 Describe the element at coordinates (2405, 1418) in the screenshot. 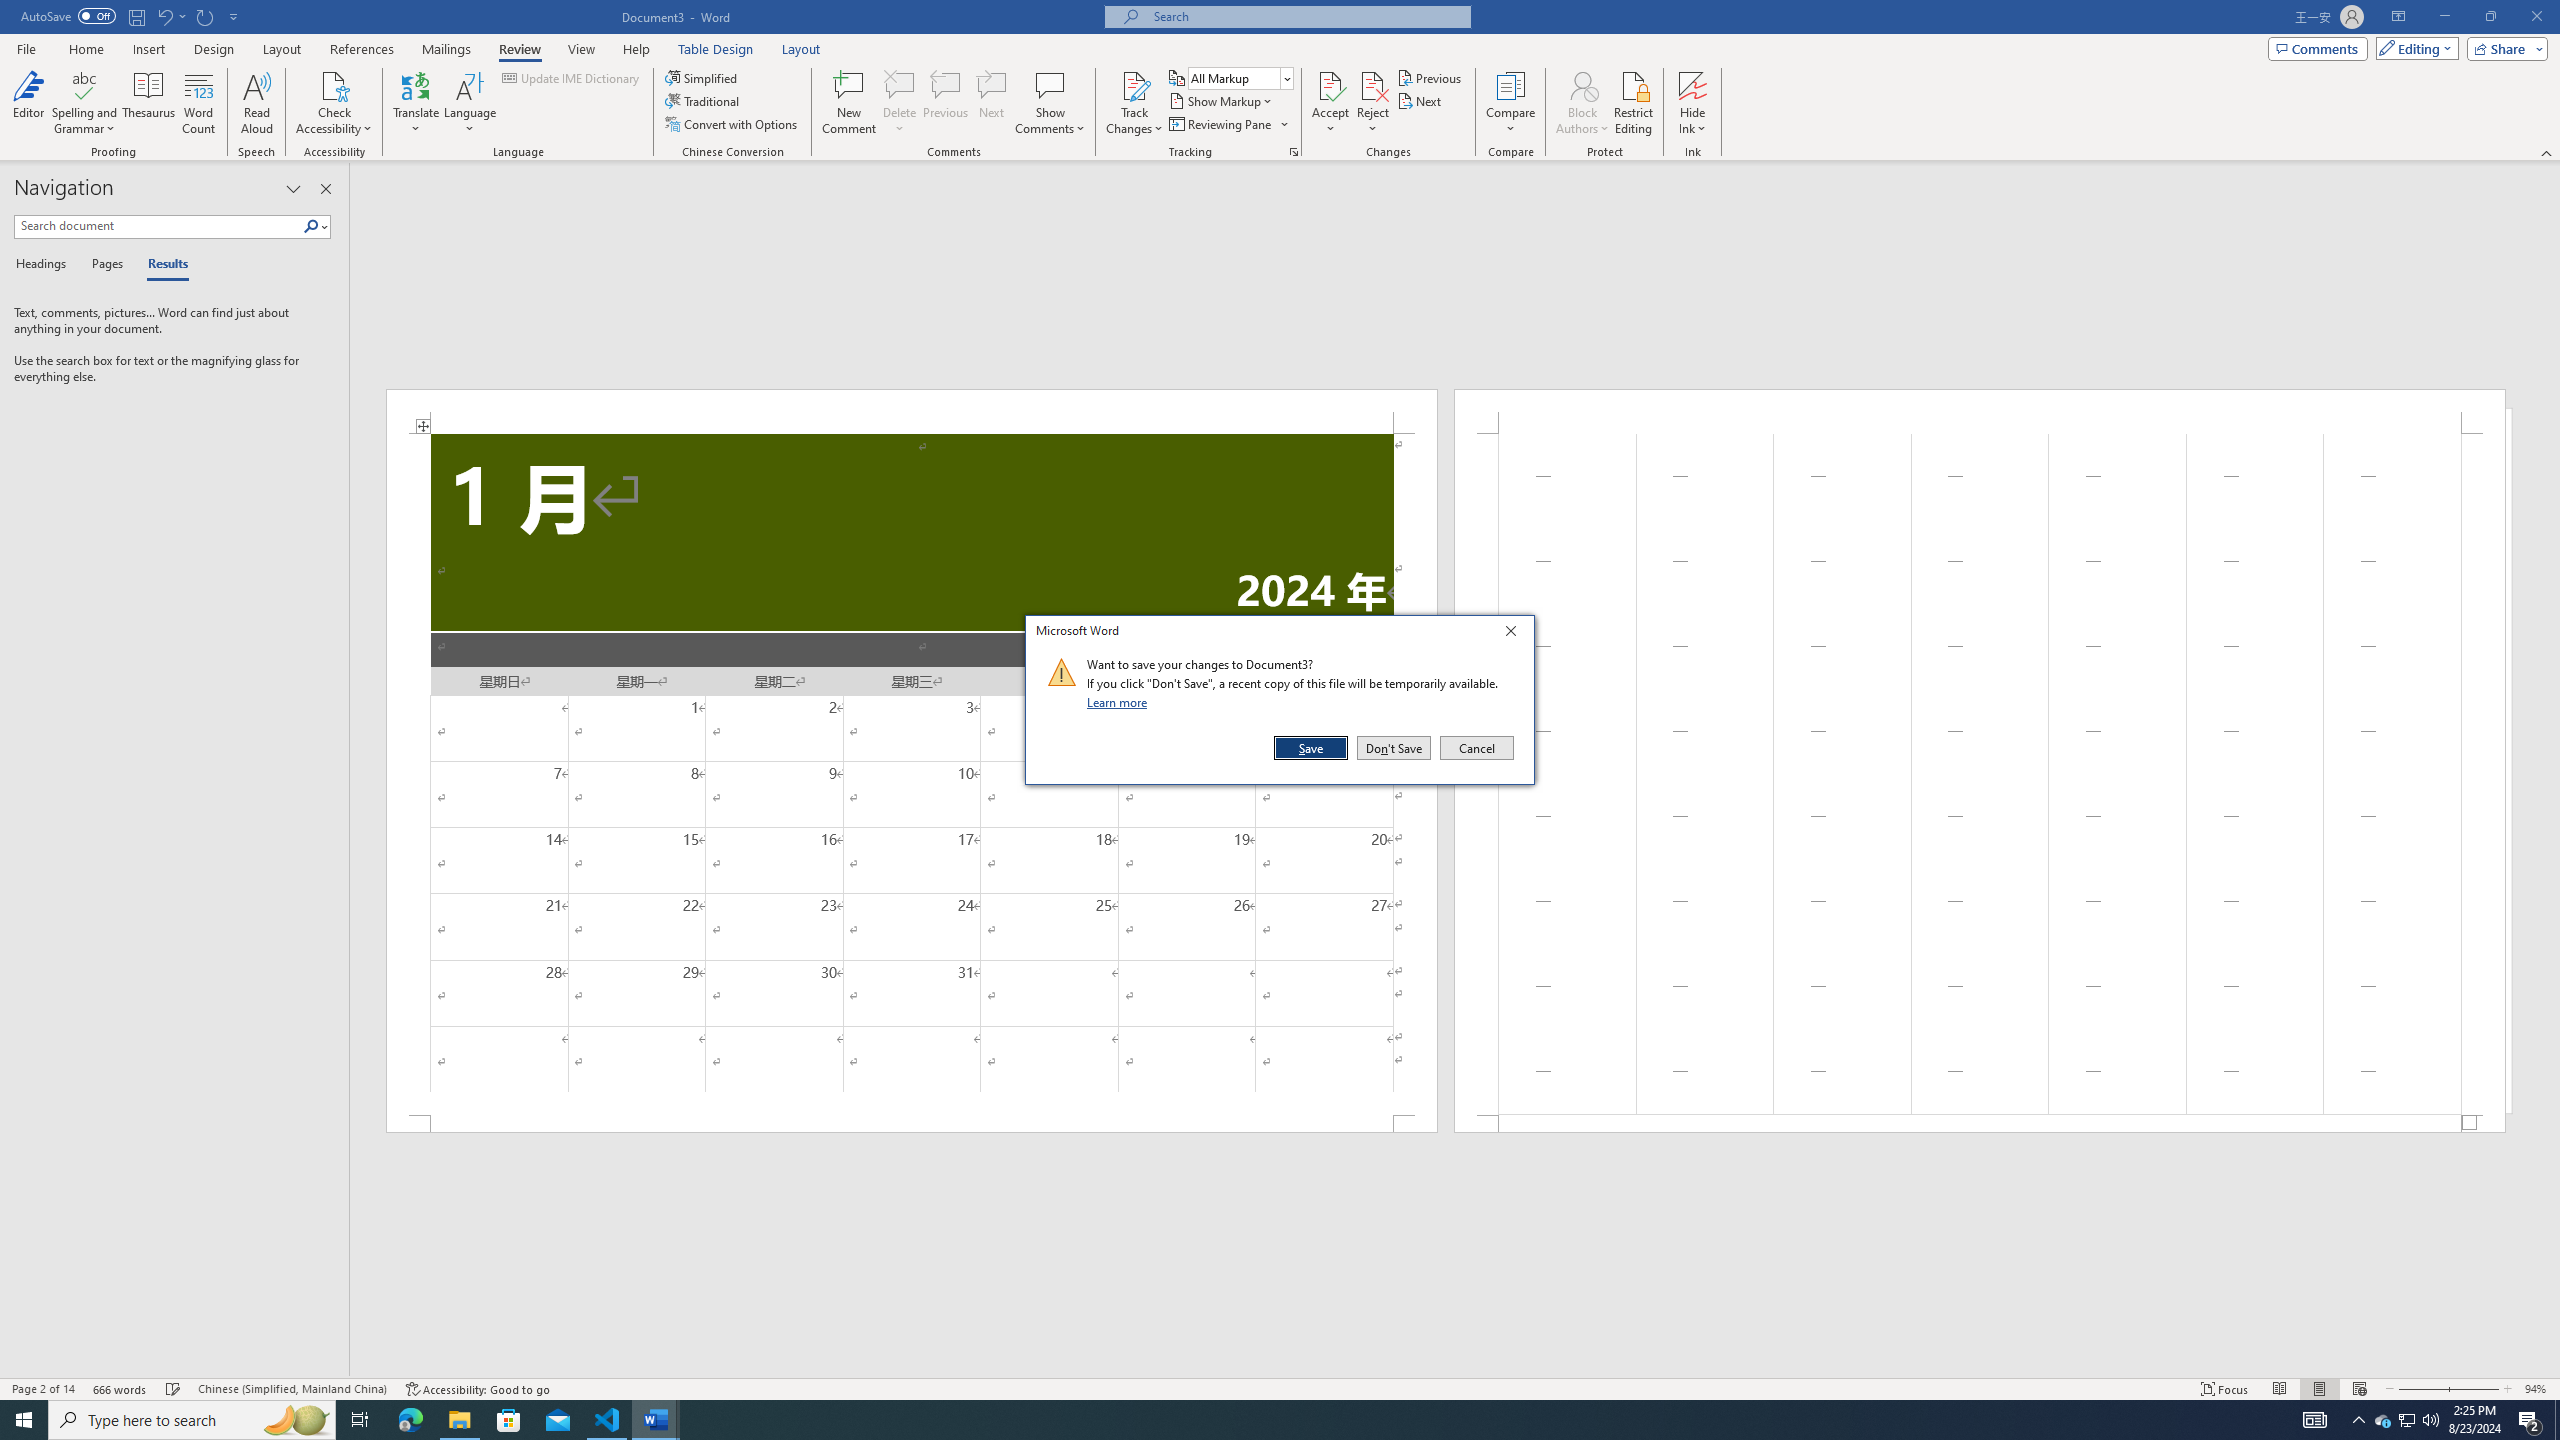

I see `'User Promoted Notification Area'` at that location.